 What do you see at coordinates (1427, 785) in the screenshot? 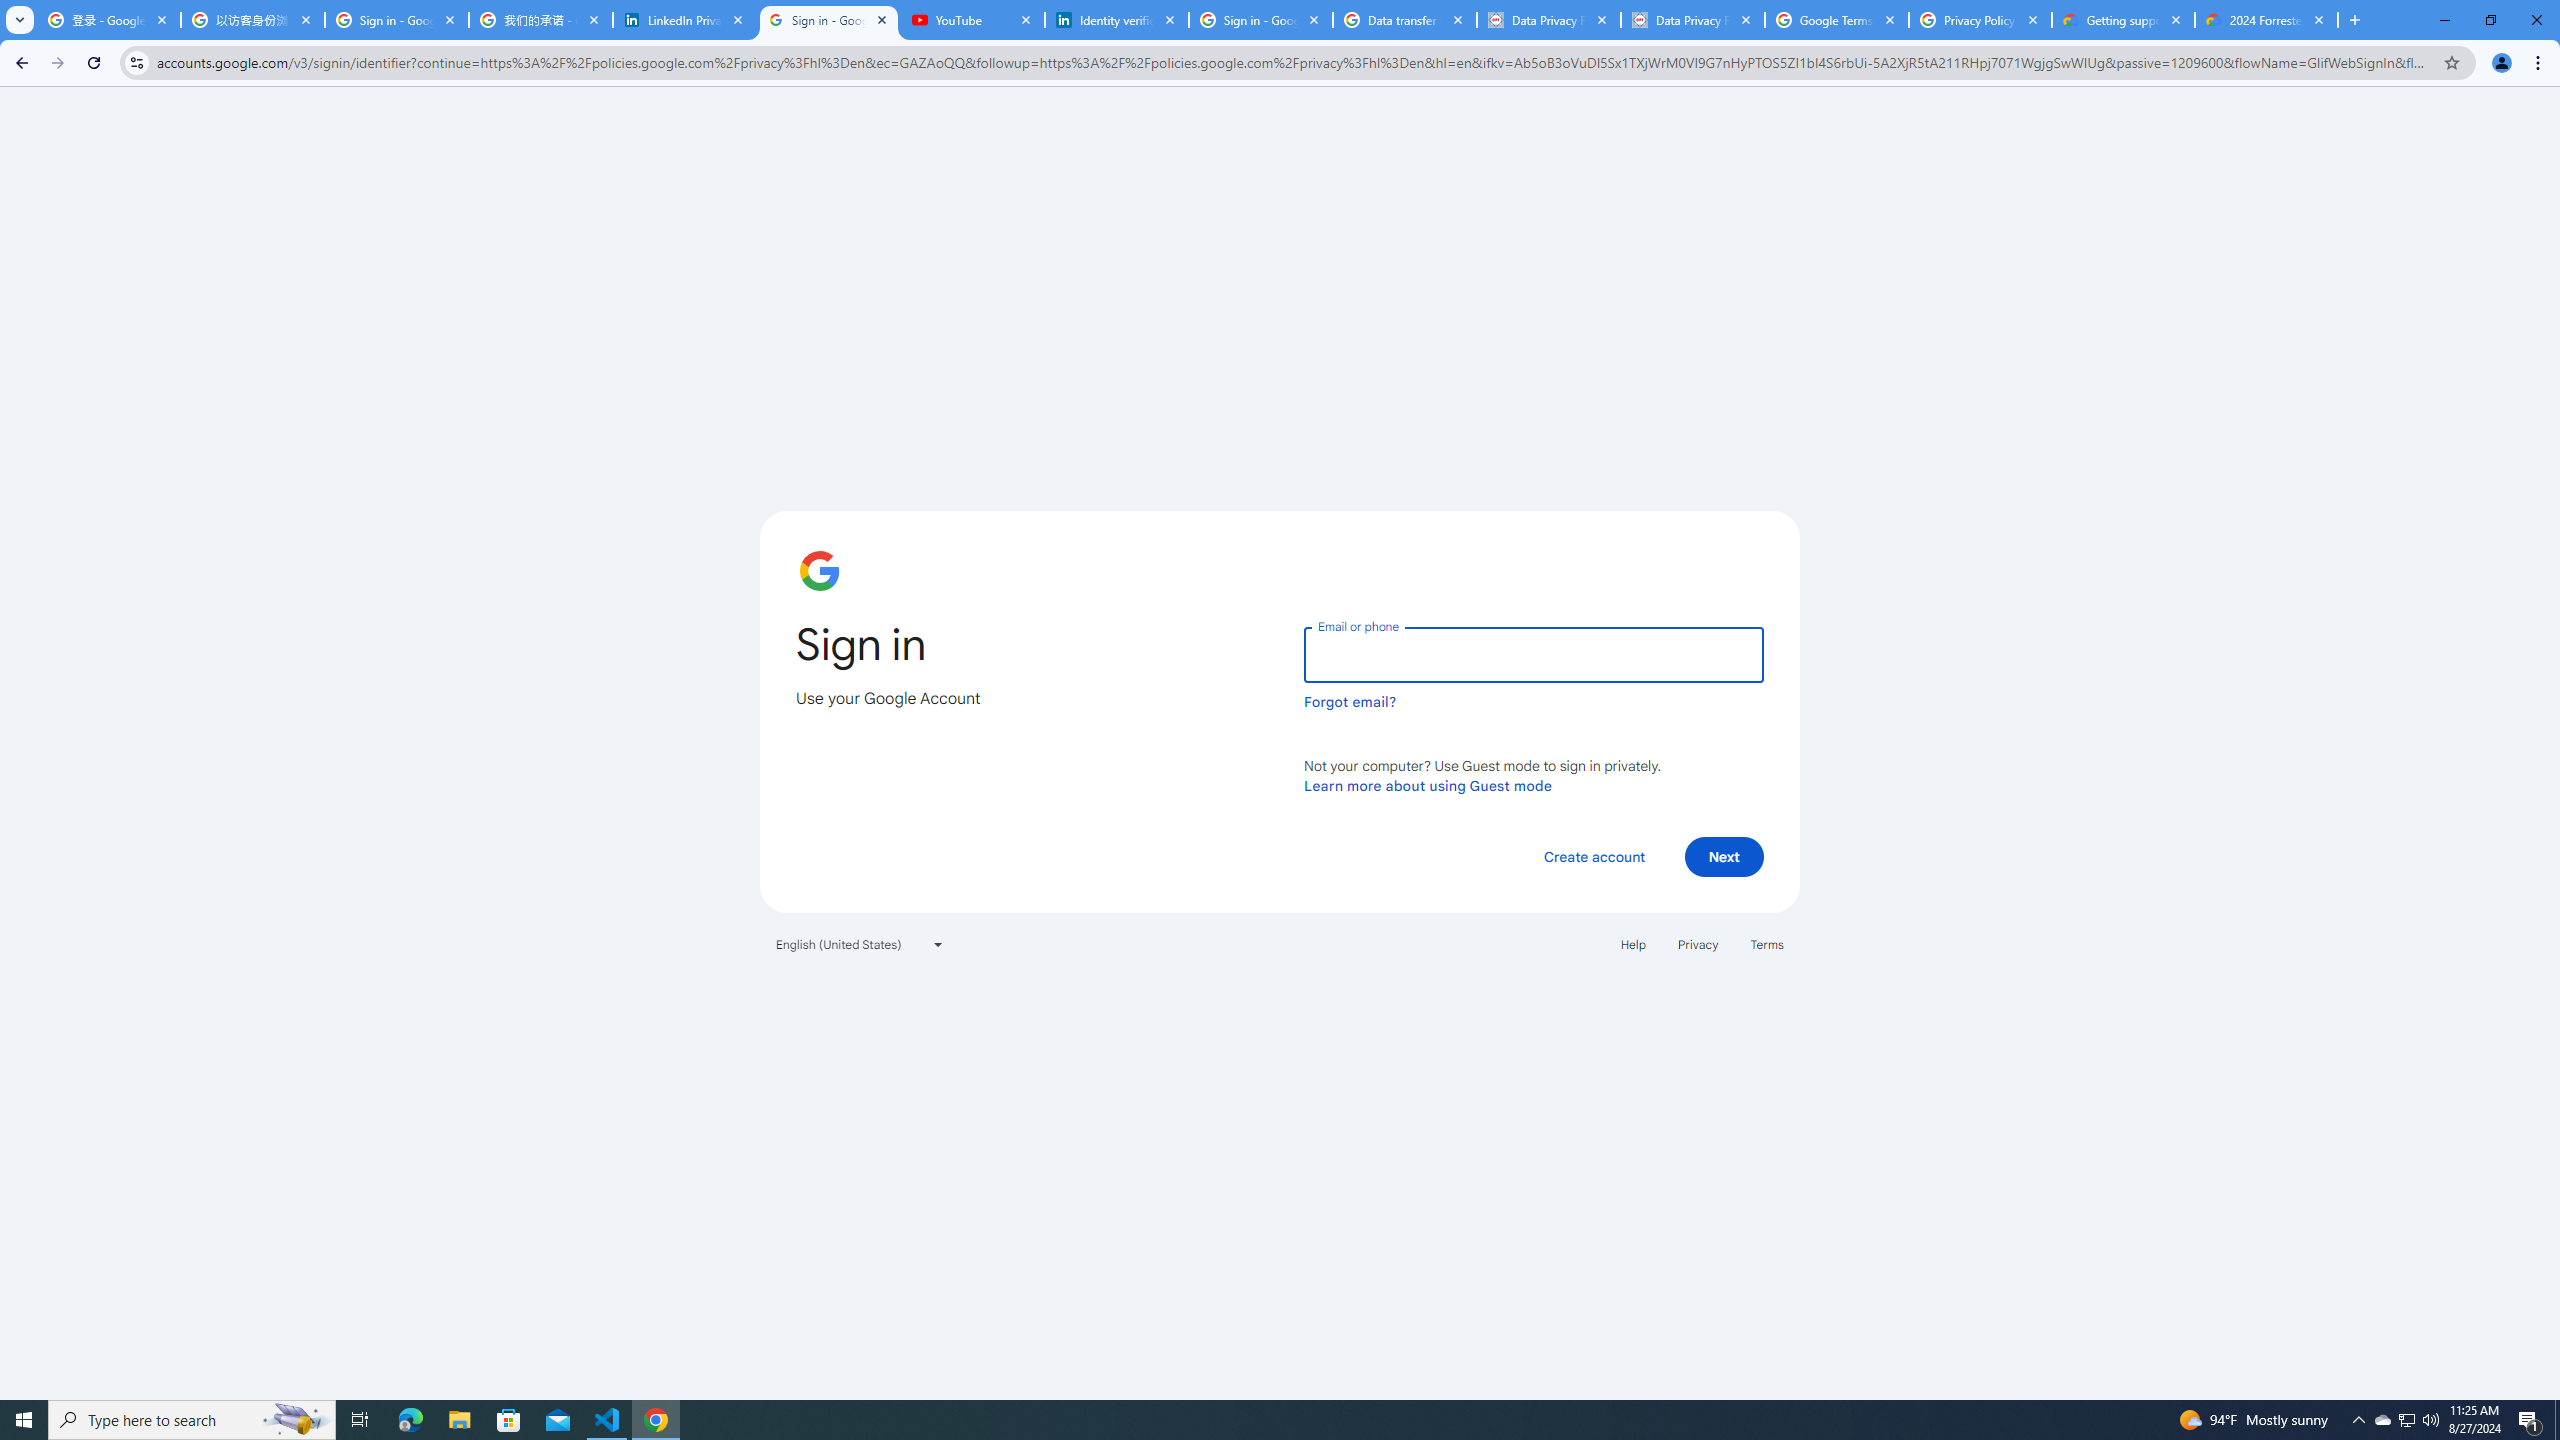
I see `'Learn more about using Guest mode'` at bounding box center [1427, 785].